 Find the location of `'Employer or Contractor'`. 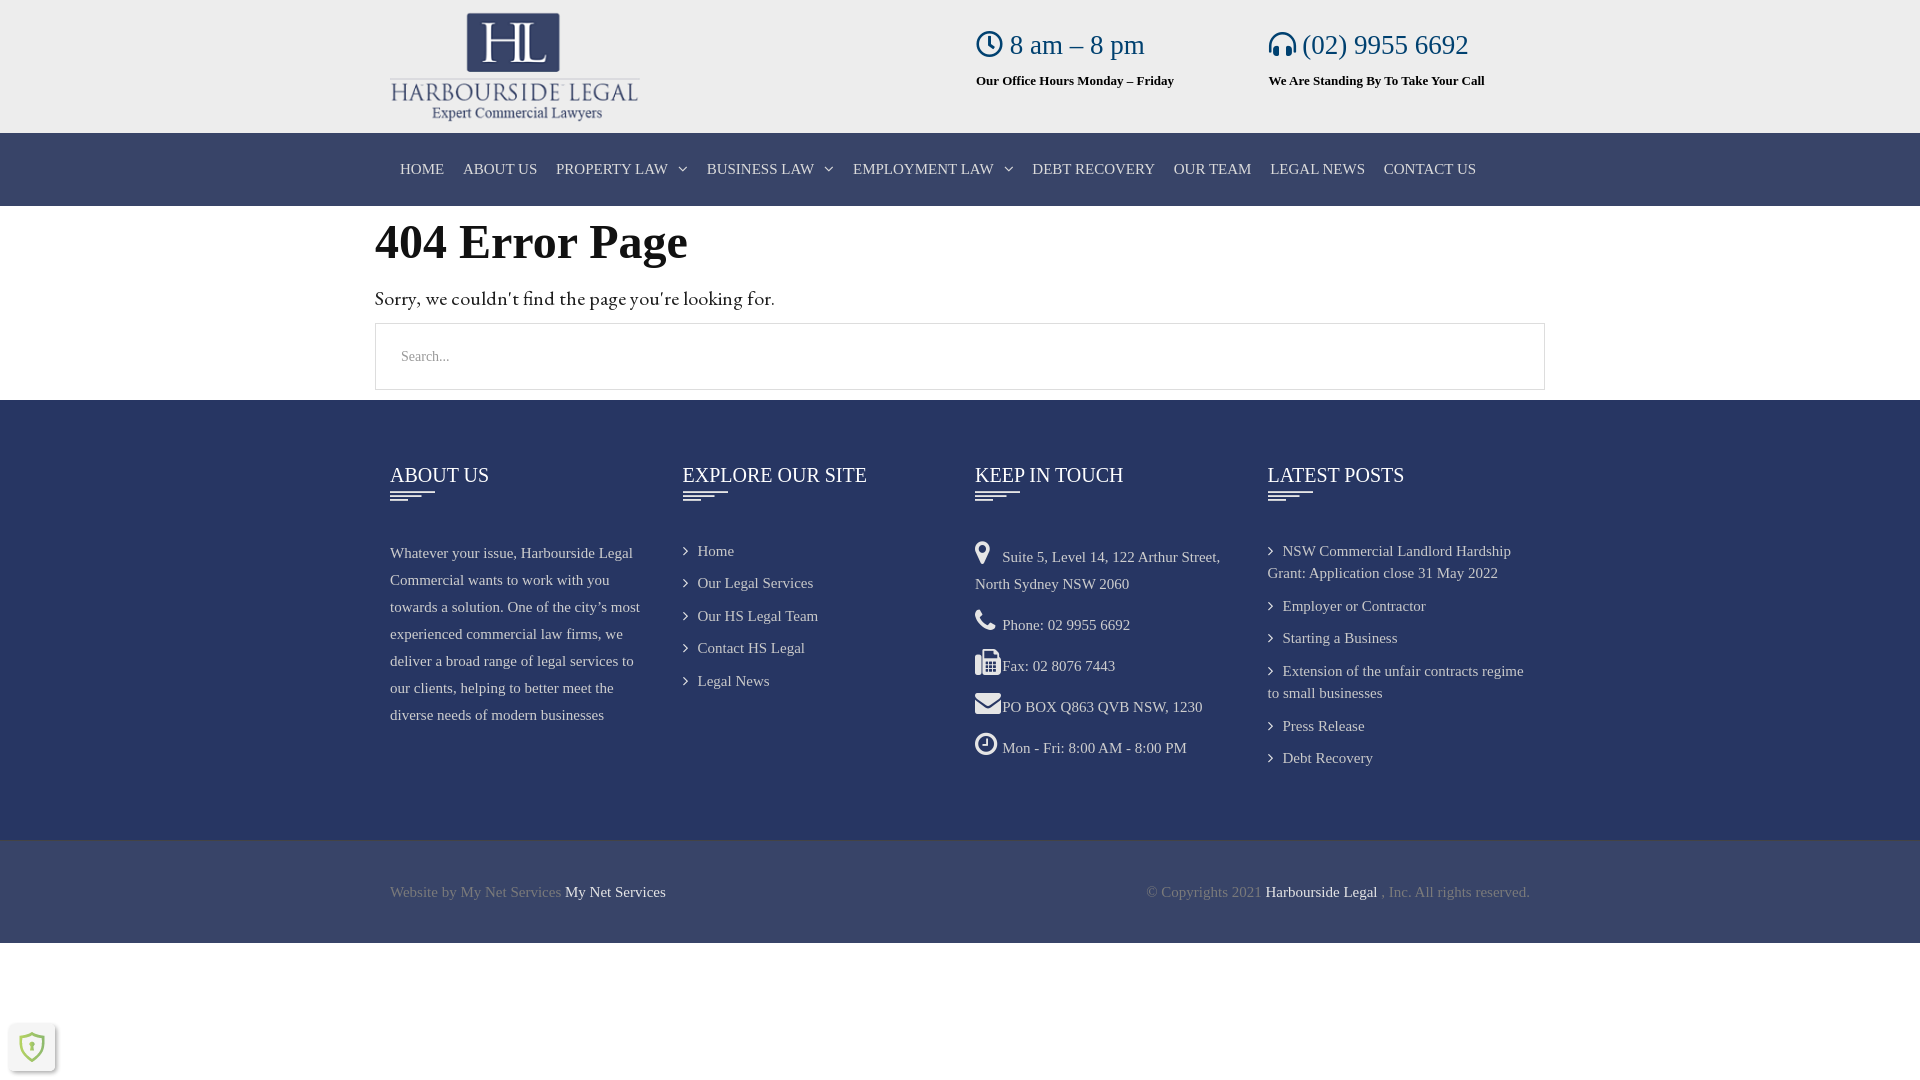

'Employer or Contractor' is located at coordinates (1347, 604).